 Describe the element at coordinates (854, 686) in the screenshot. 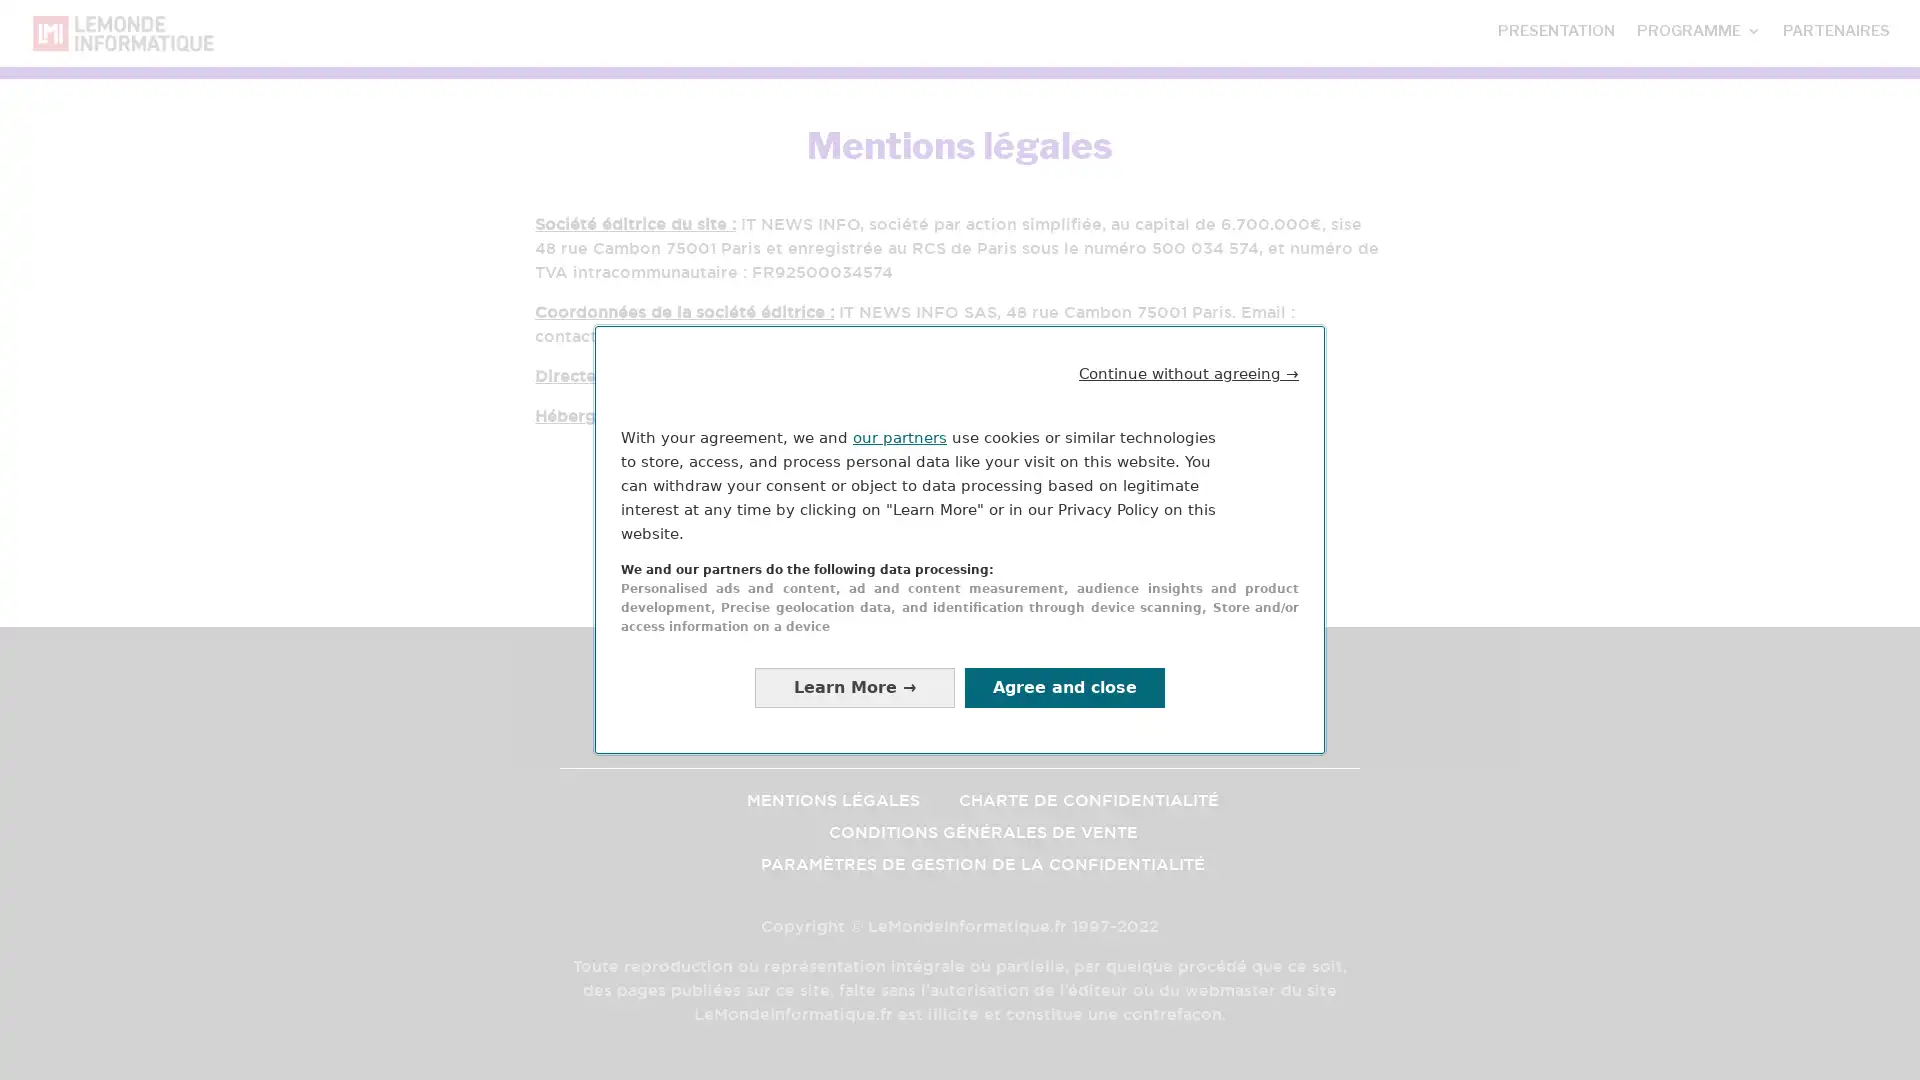

I see `Configure your consents` at that location.